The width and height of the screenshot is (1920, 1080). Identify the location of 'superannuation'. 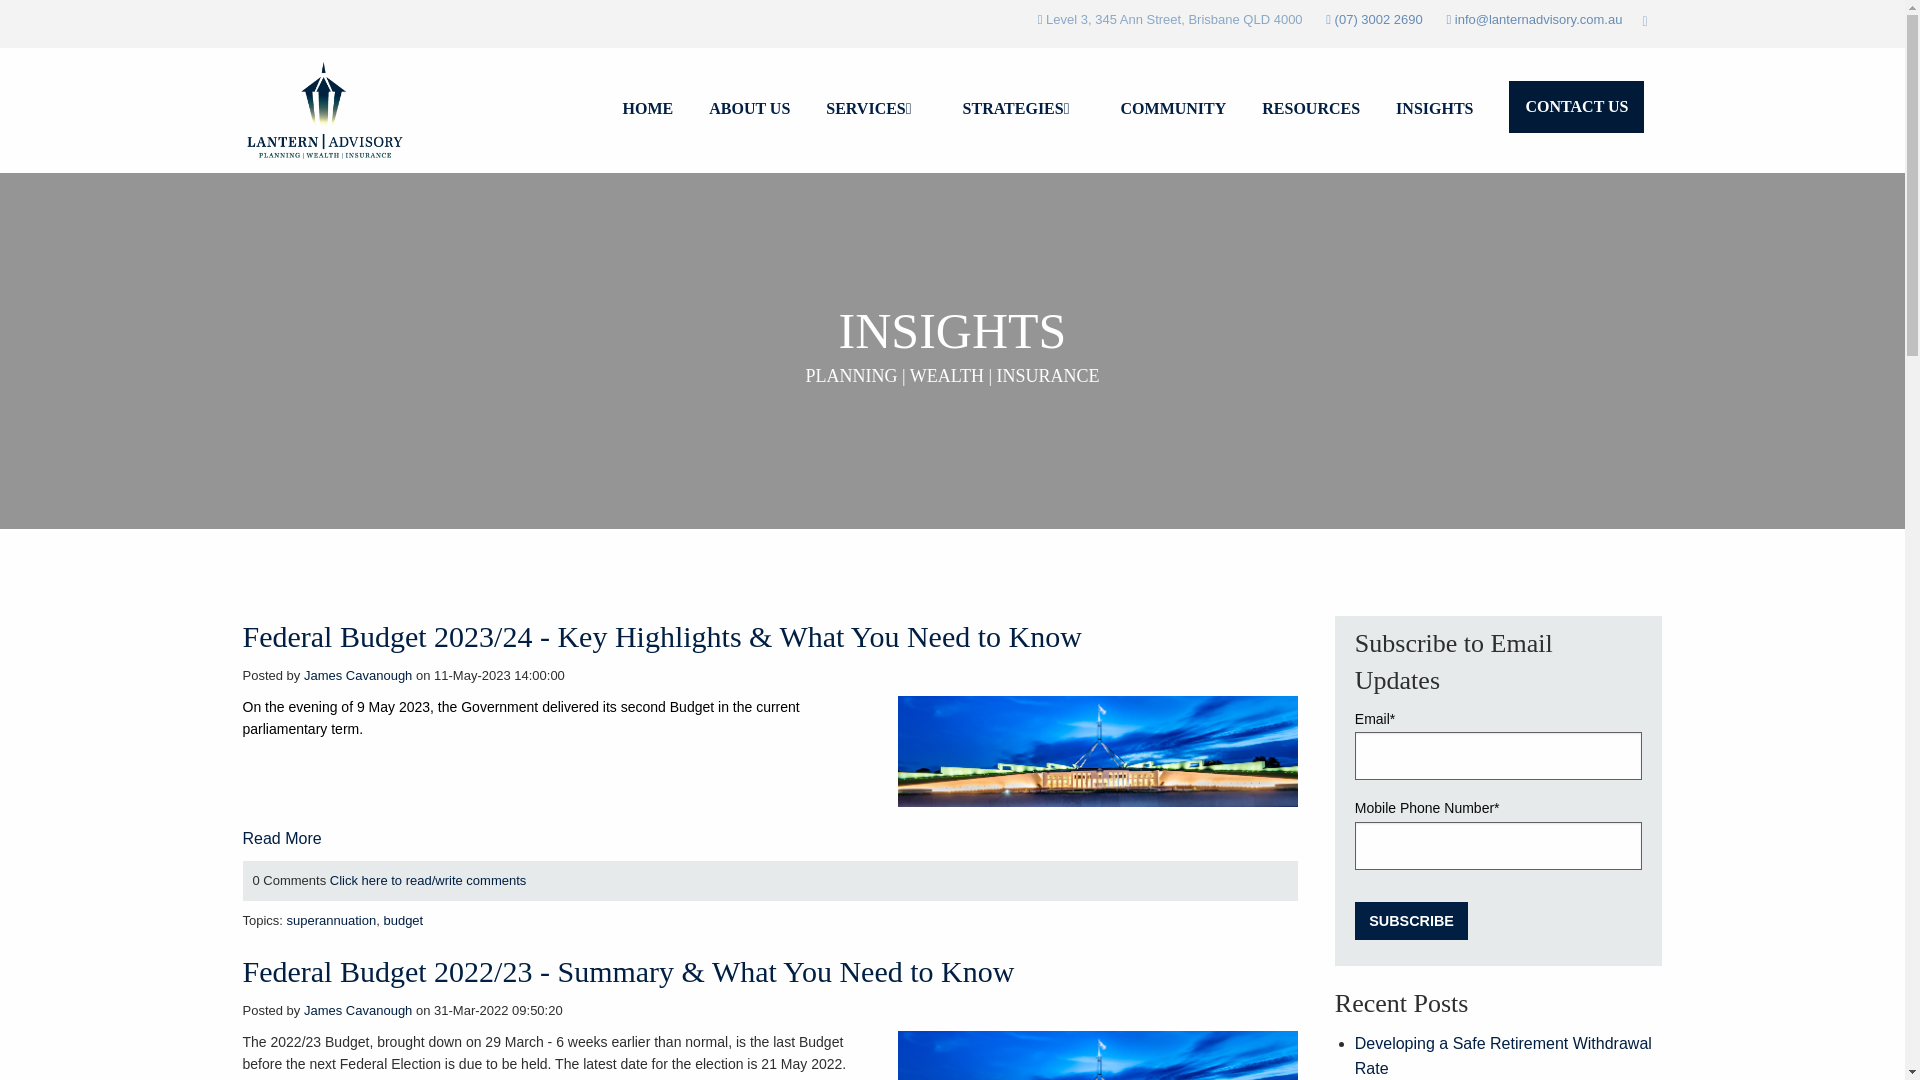
(331, 920).